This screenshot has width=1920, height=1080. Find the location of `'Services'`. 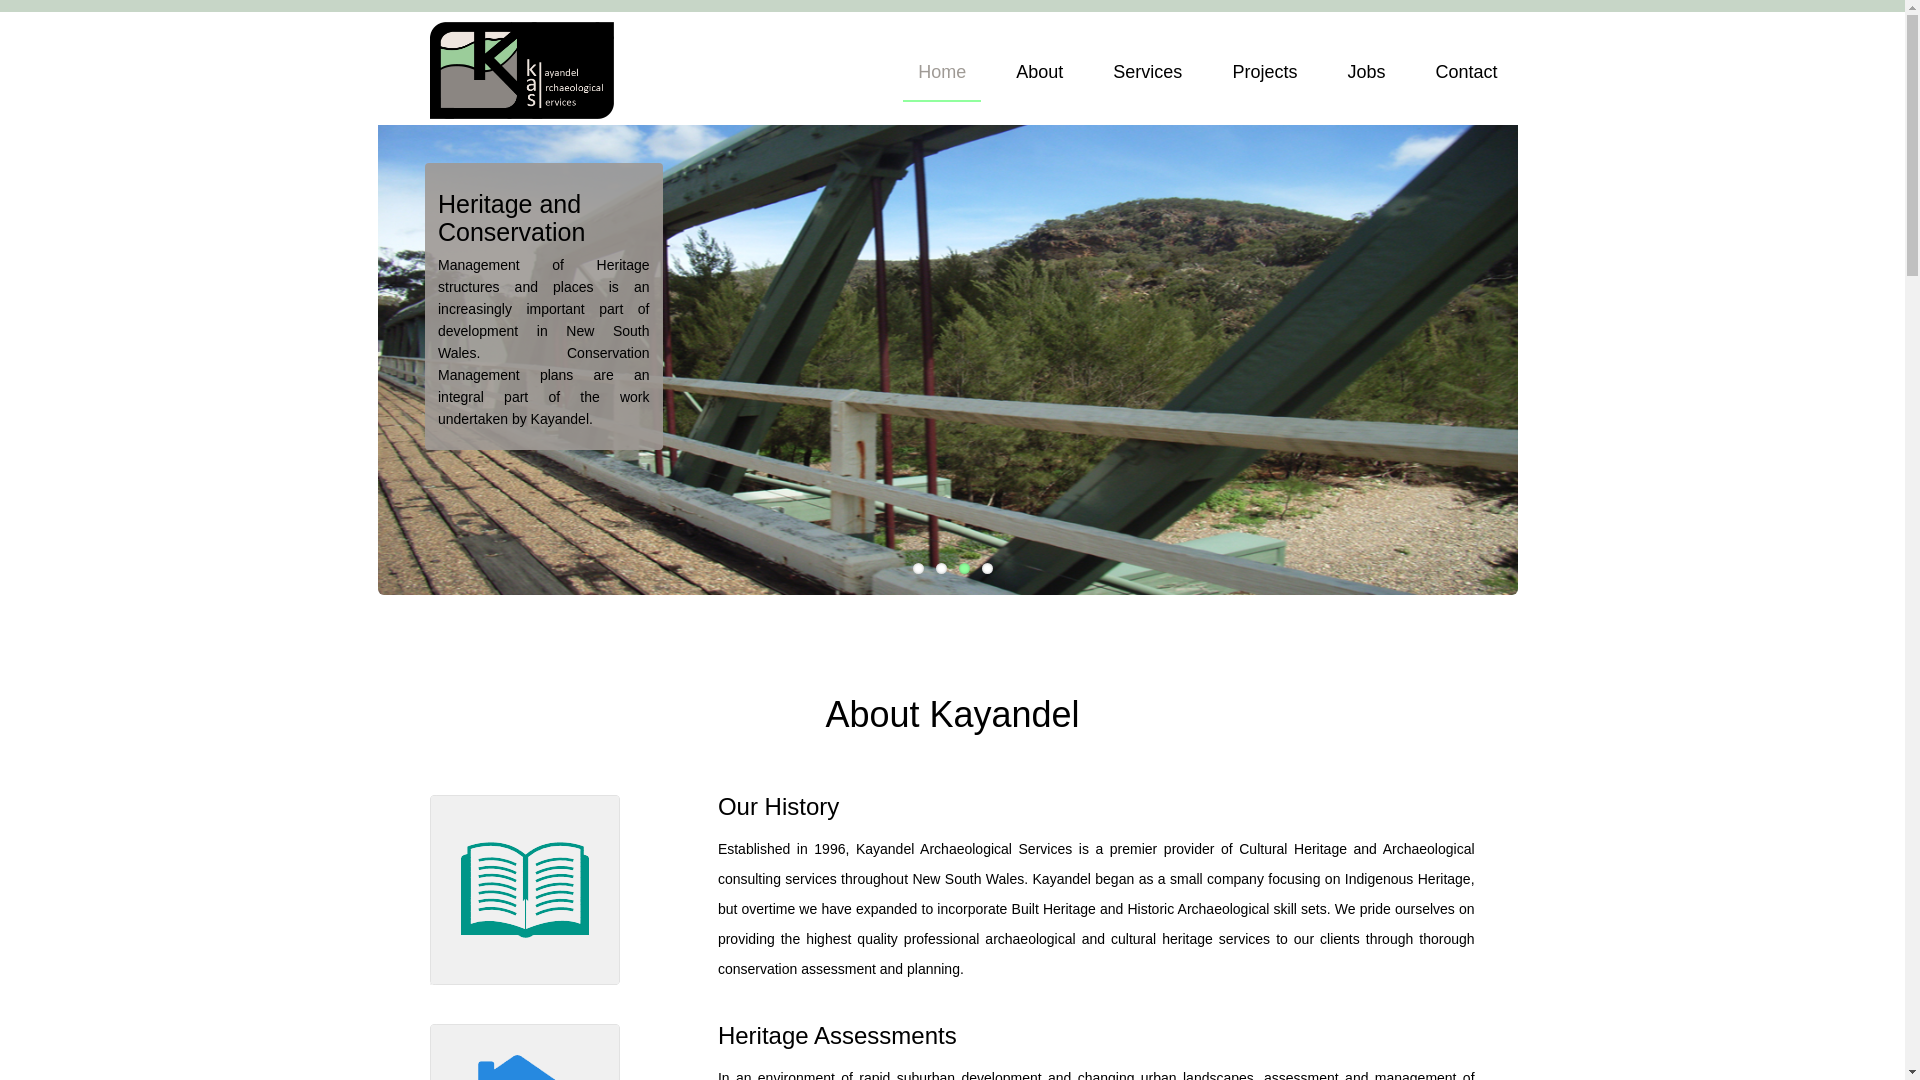

'Services' is located at coordinates (1147, 76).